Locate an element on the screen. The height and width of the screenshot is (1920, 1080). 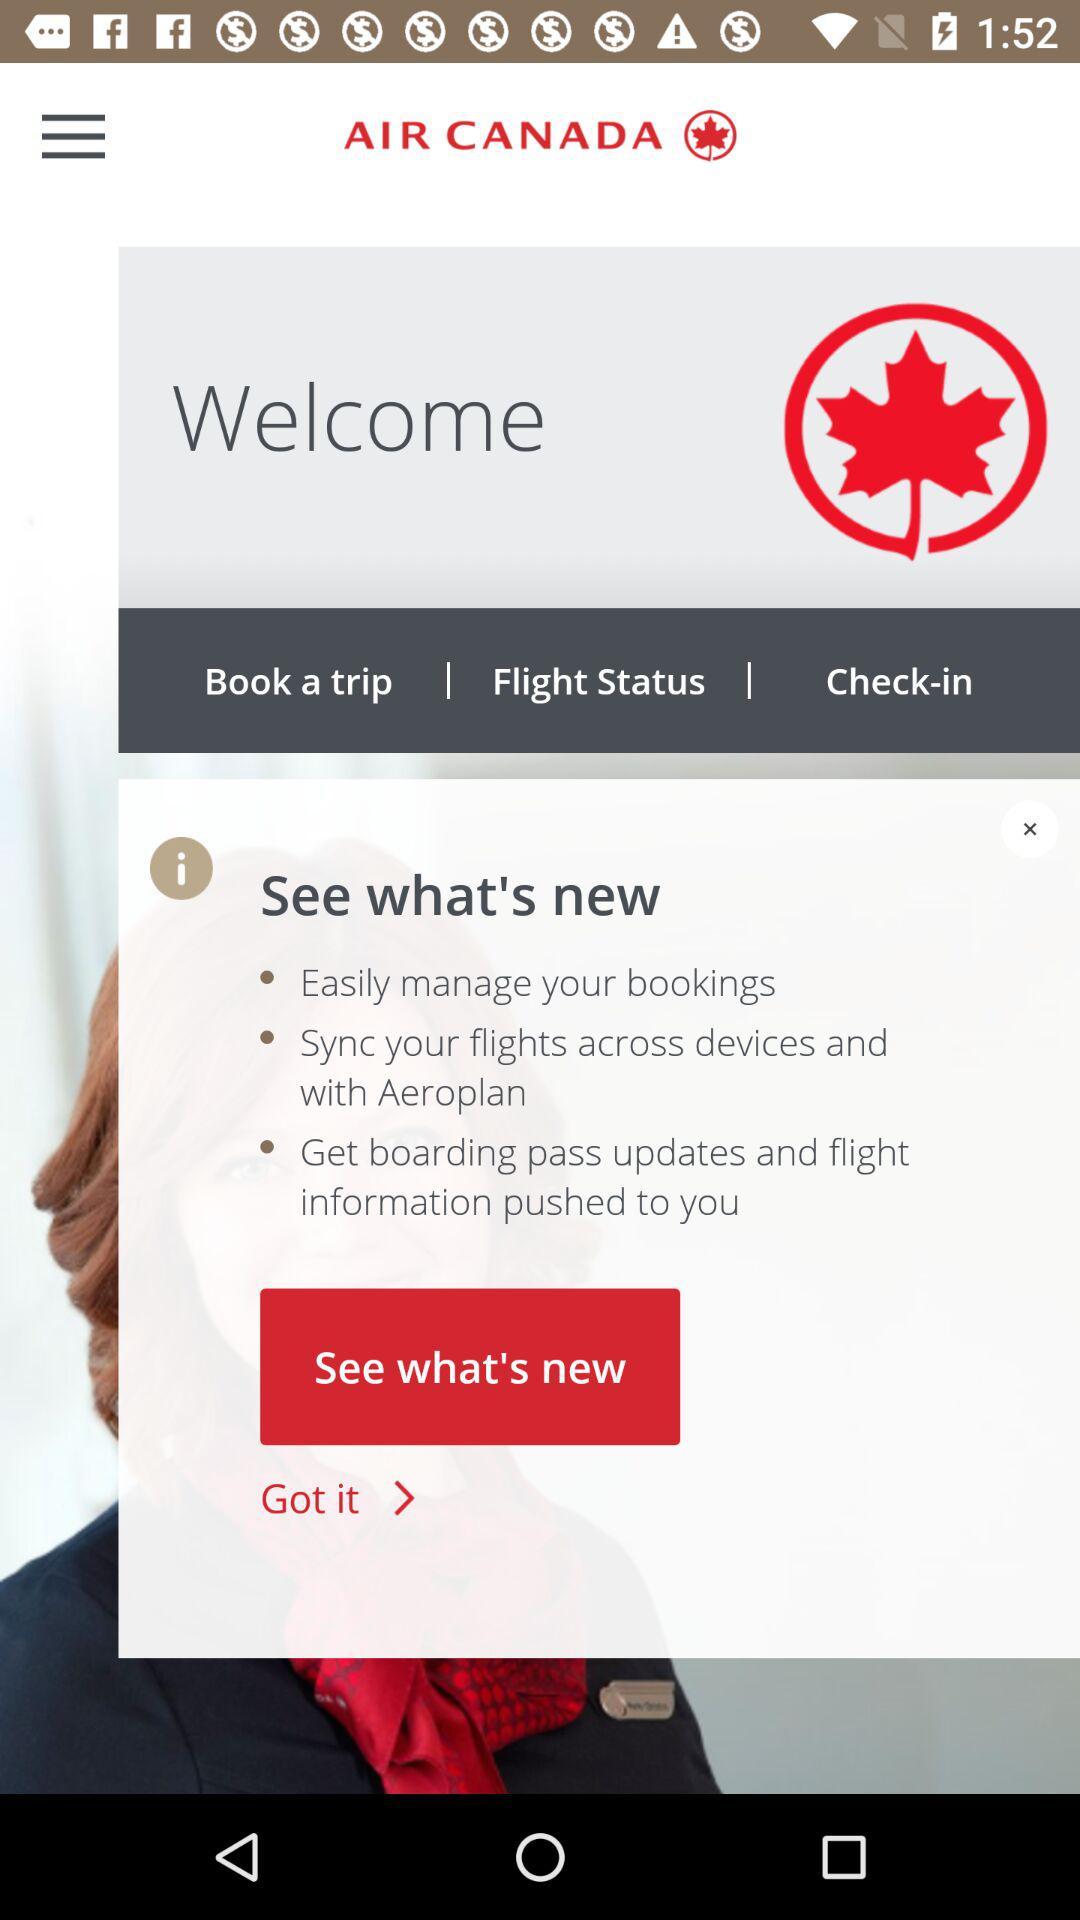
the close icon is located at coordinates (1030, 829).